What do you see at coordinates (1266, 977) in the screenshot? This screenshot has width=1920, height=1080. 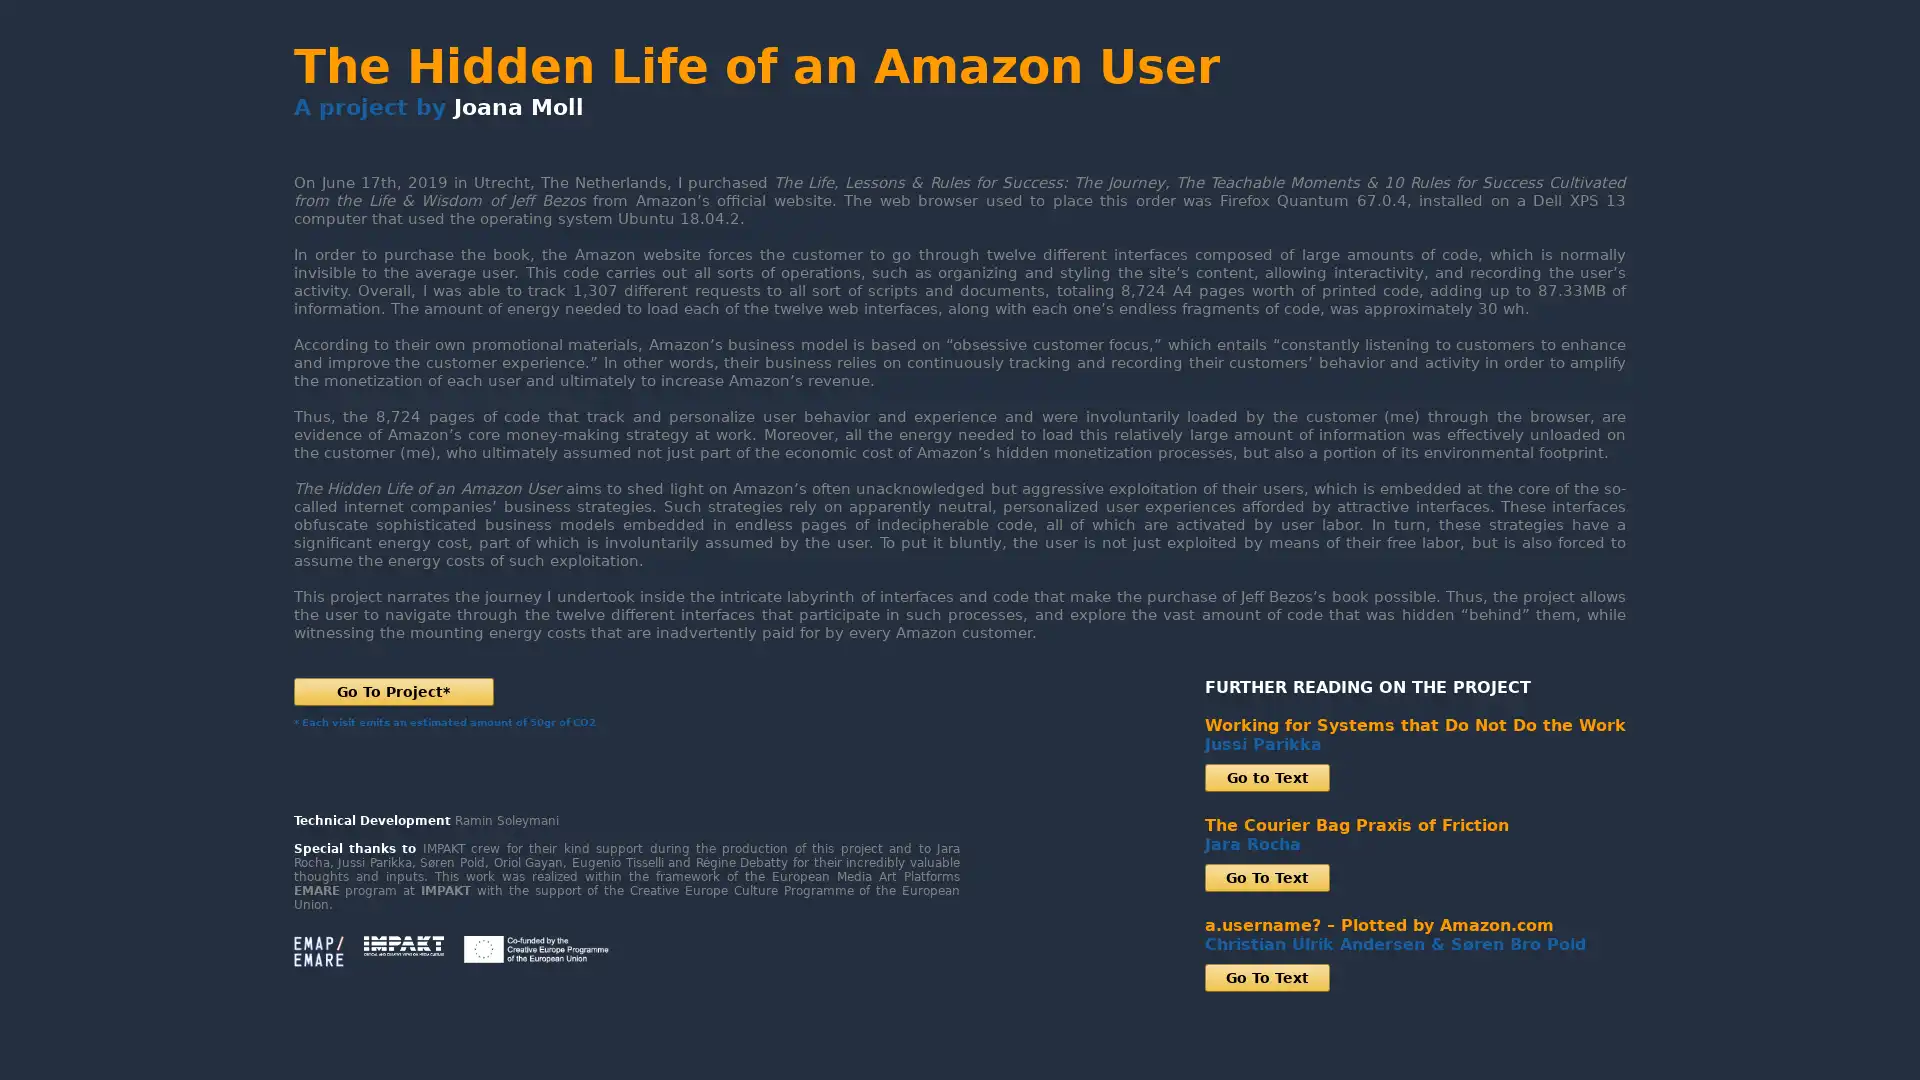 I see `Go To Text` at bounding box center [1266, 977].